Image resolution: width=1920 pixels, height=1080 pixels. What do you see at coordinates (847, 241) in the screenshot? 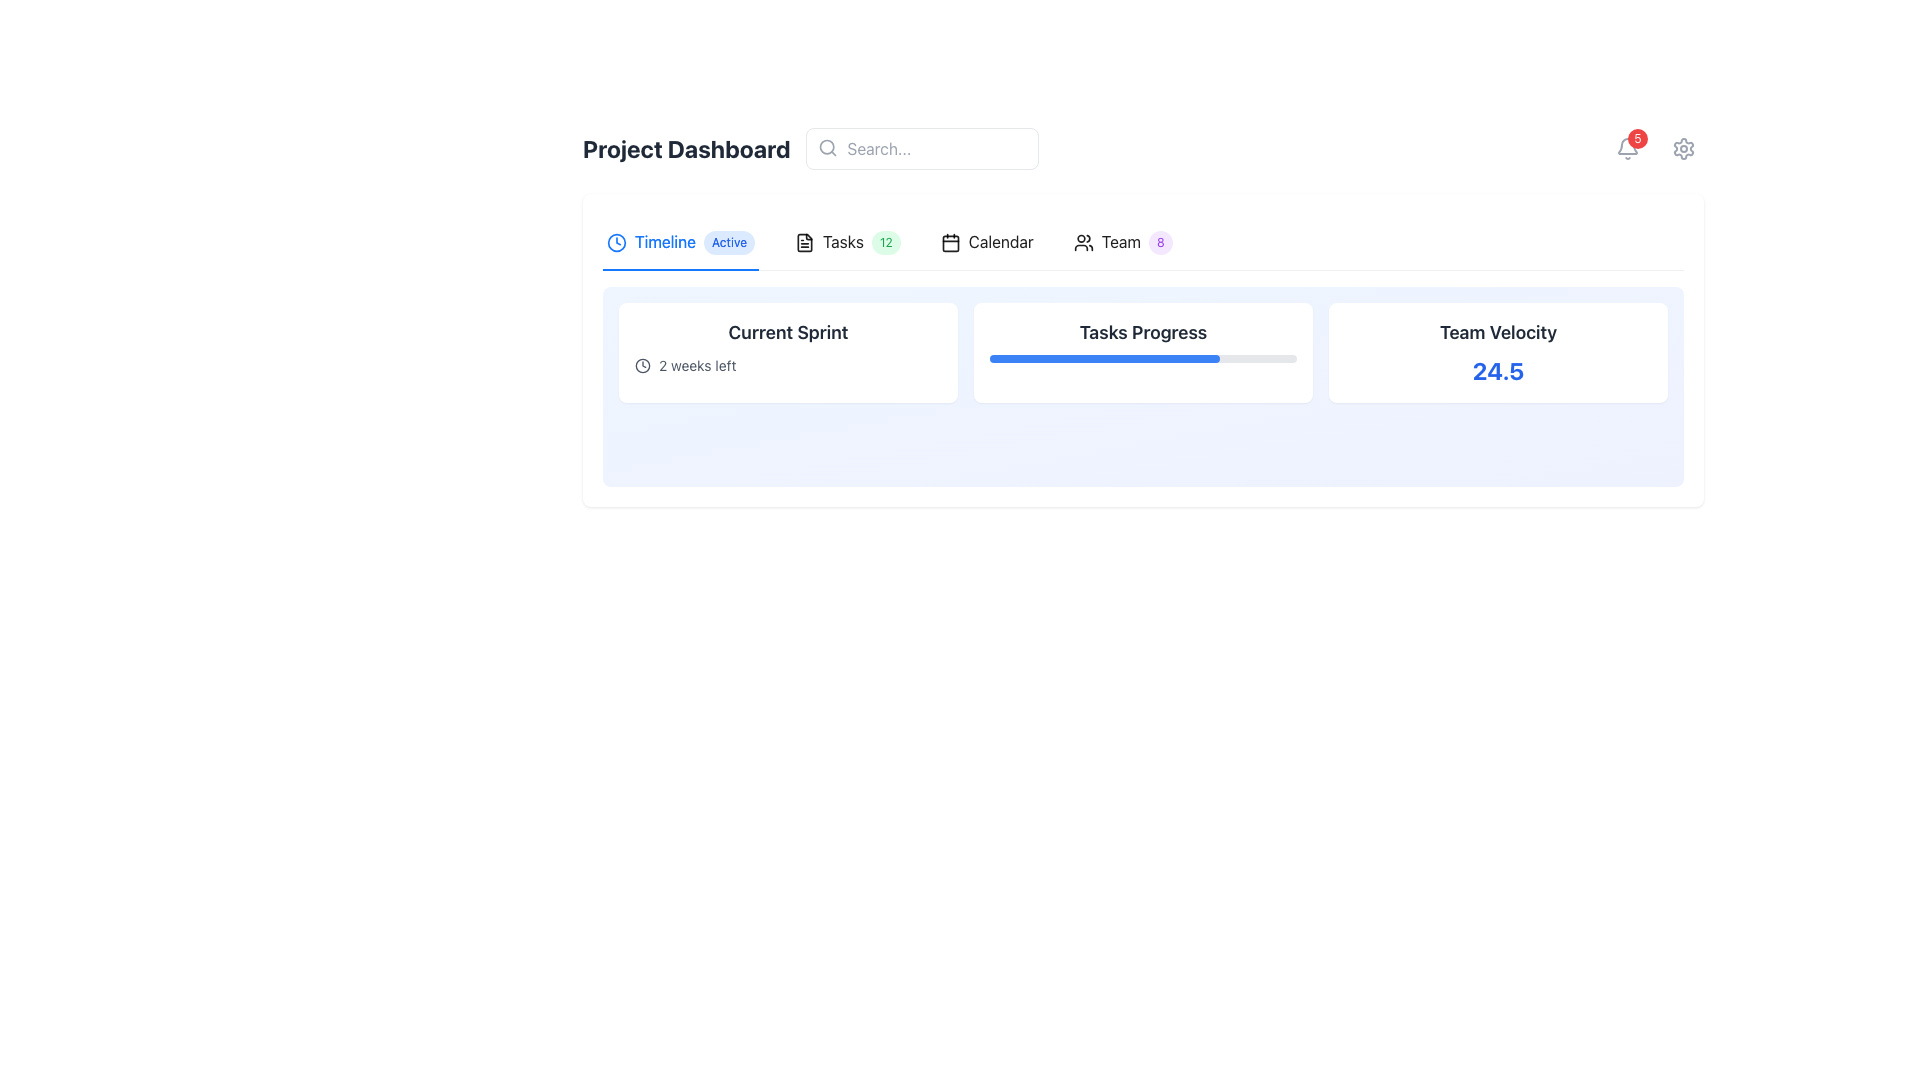
I see `the second tab navigation item with badge` at bounding box center [847, 241].